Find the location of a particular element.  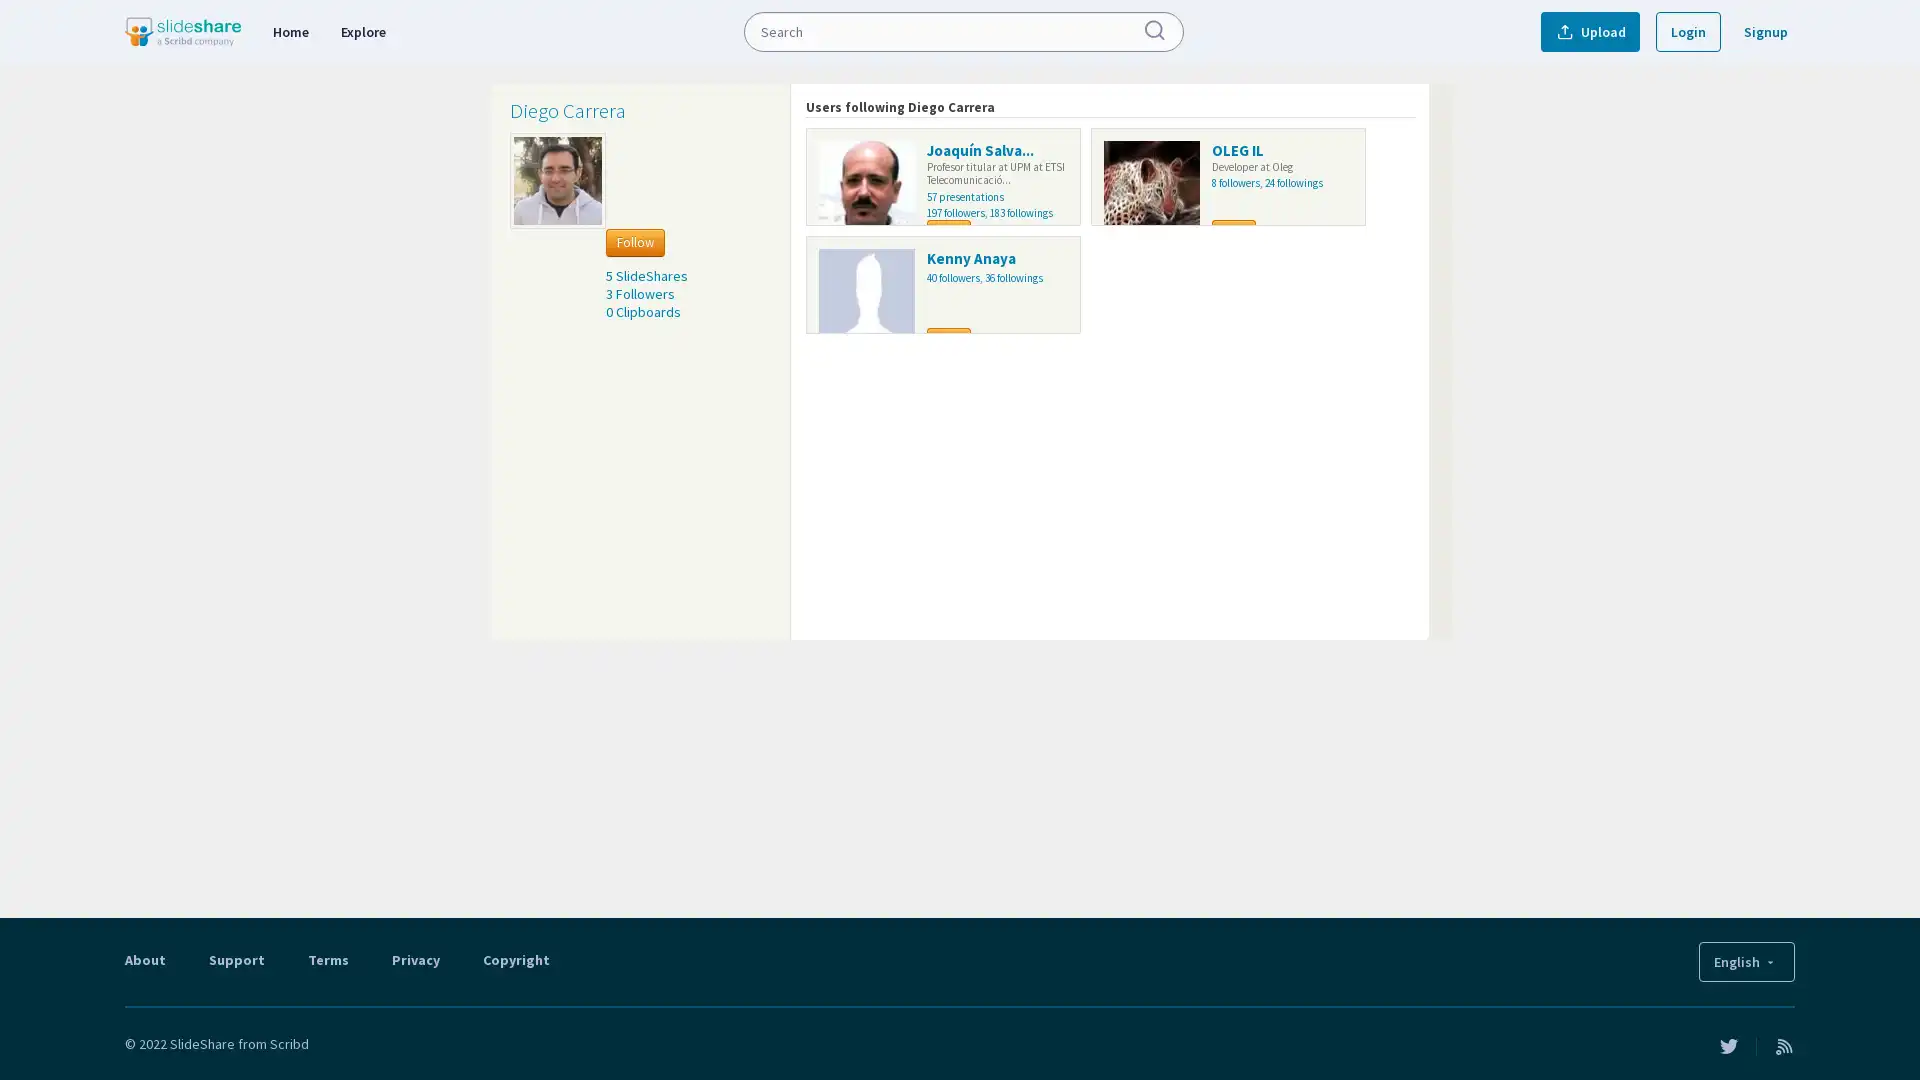

English is located at coordinates (1746, 960).